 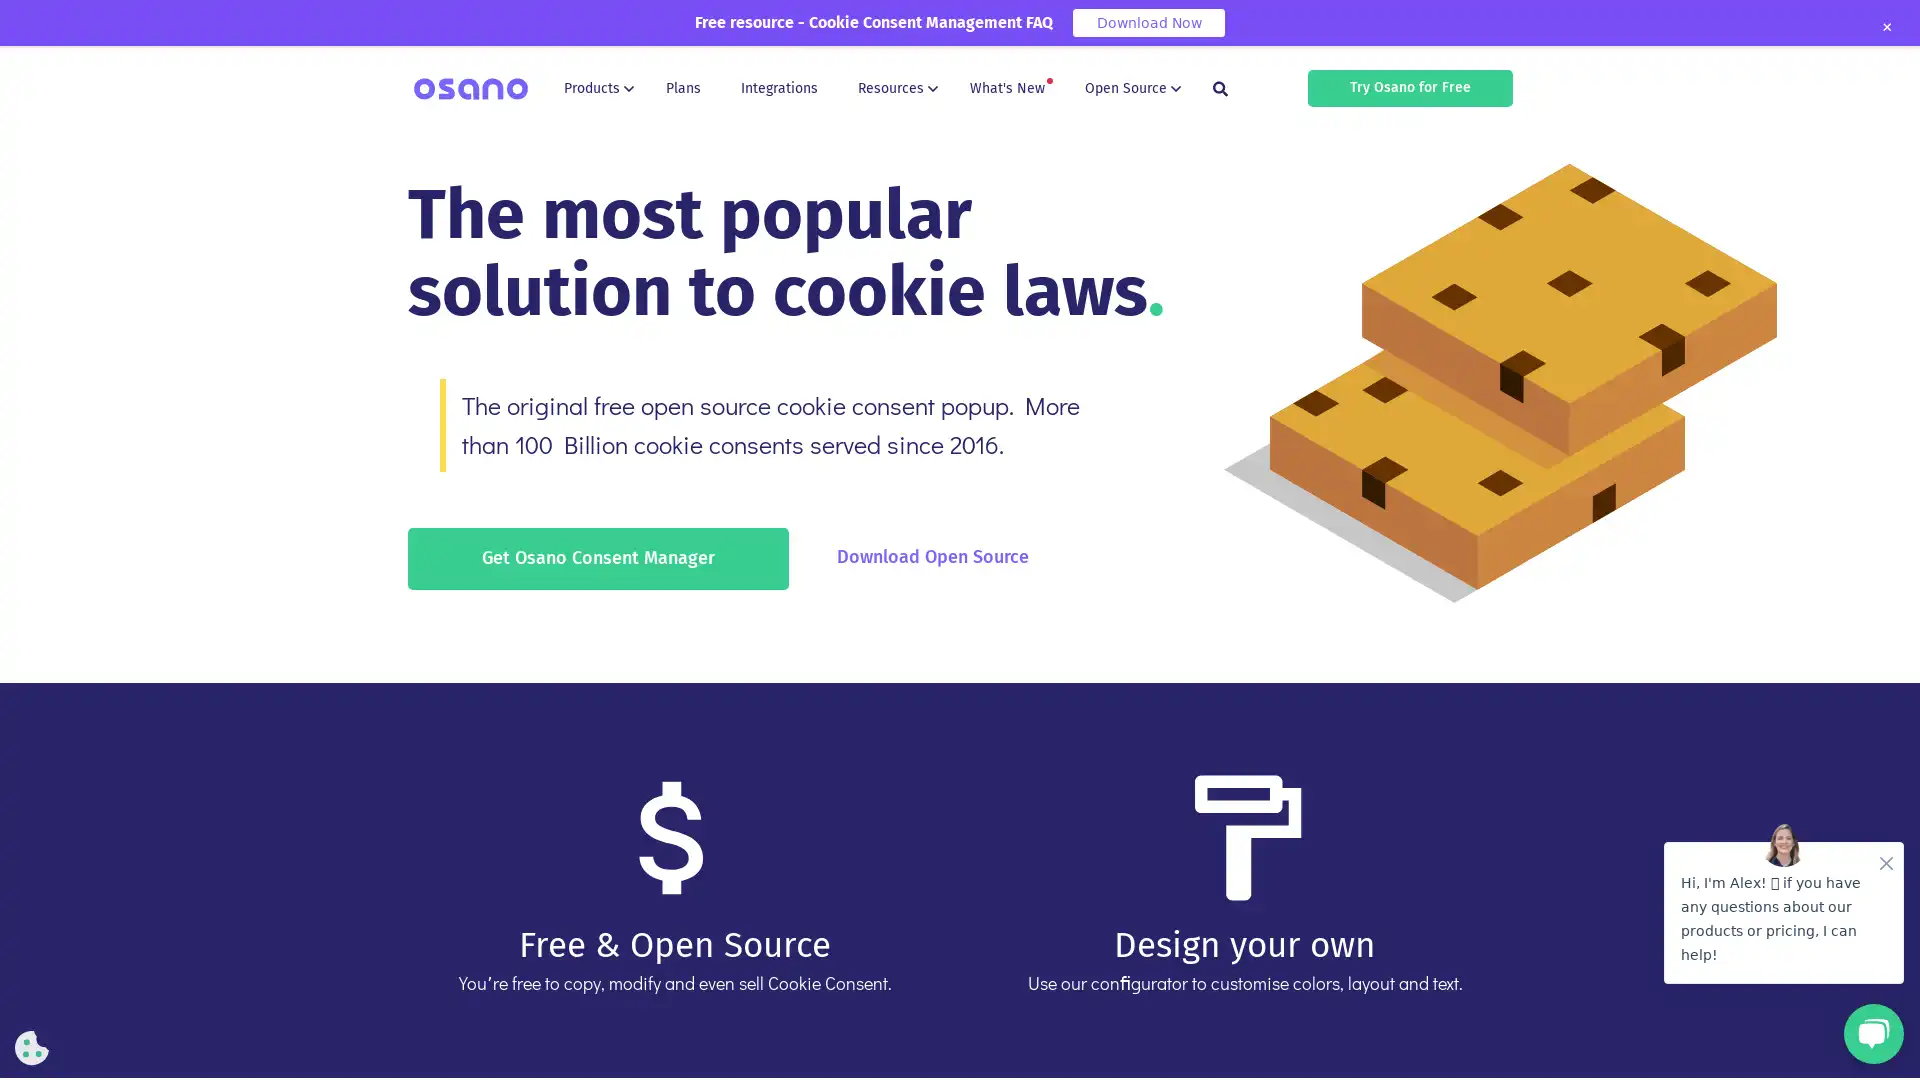 What do you see at coordinates (32, 1047) in the screenshot?
I see `Cookie Preferences` at bounding box center [32, 1047].